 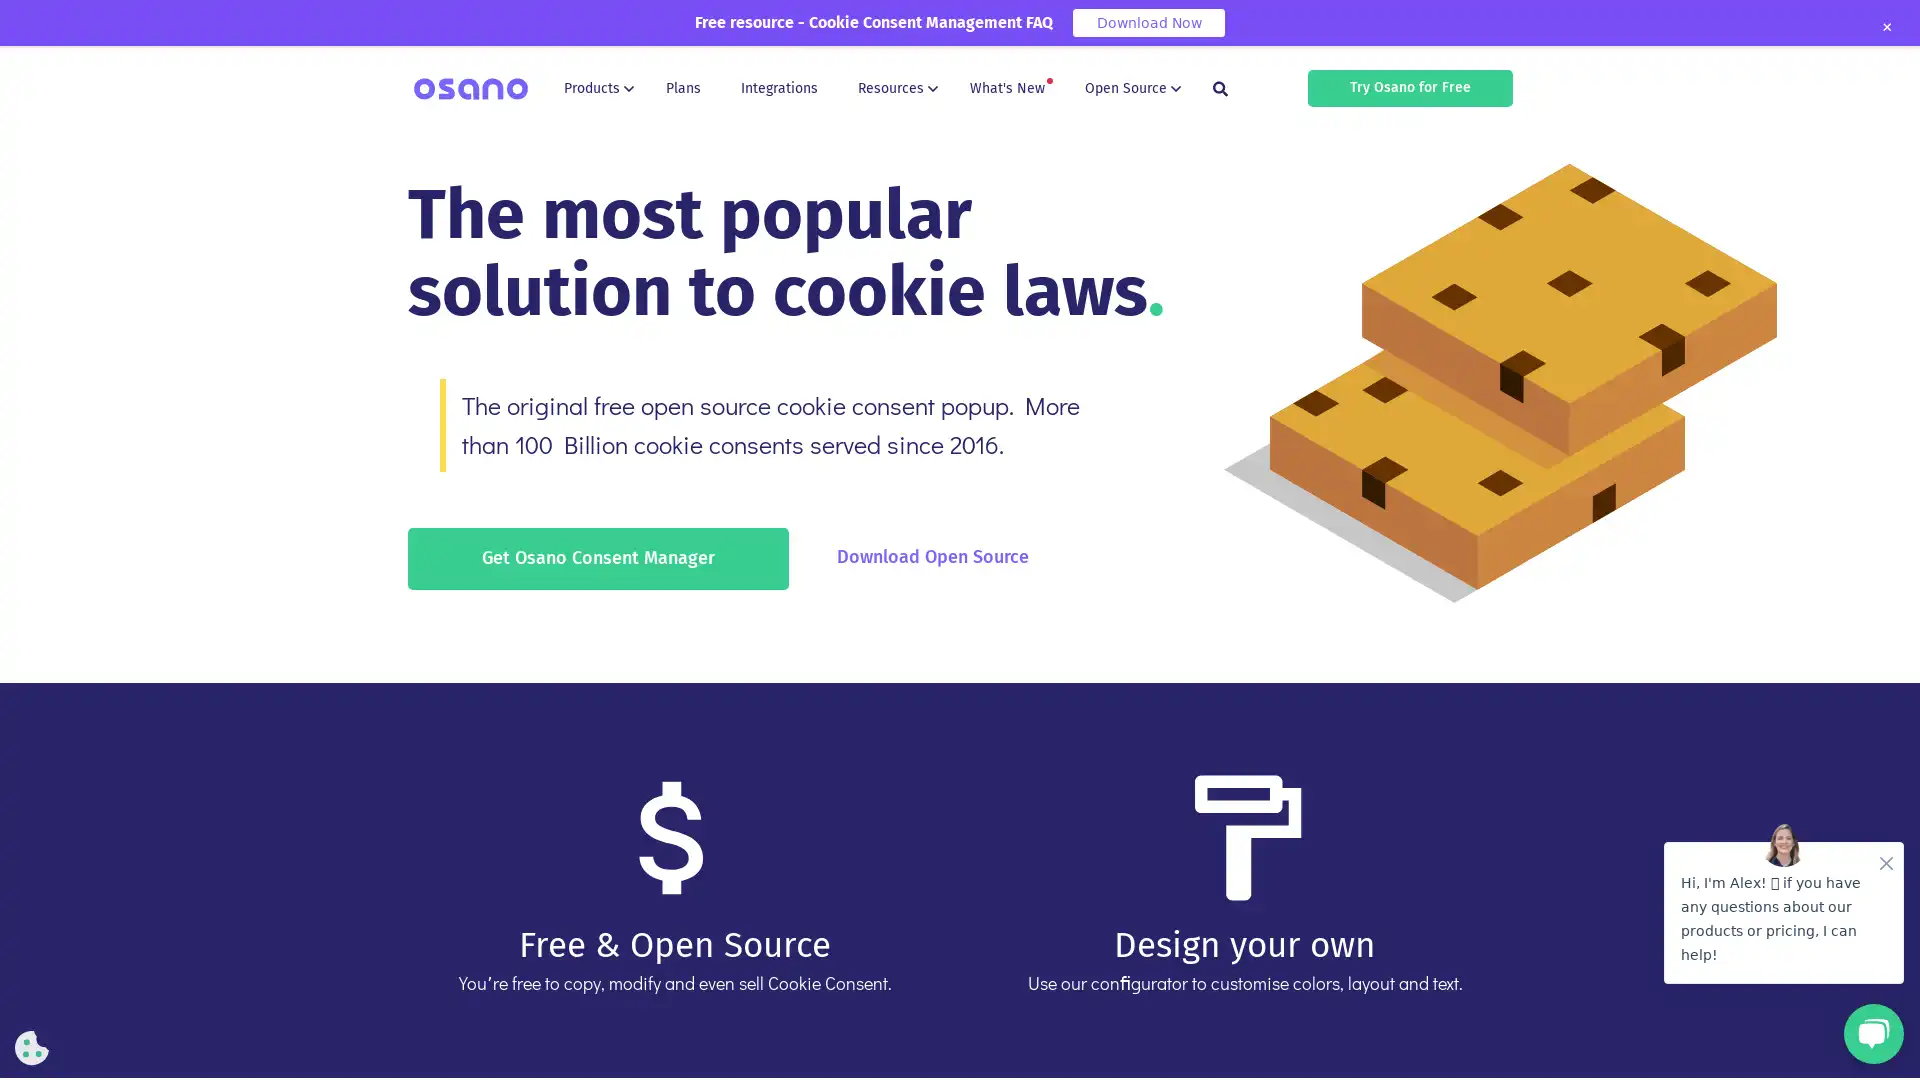 What do you see at coordinates (32, 1047) in the screenshot?
I see `Cookie Preferences` at bounding box center [32, 1047].